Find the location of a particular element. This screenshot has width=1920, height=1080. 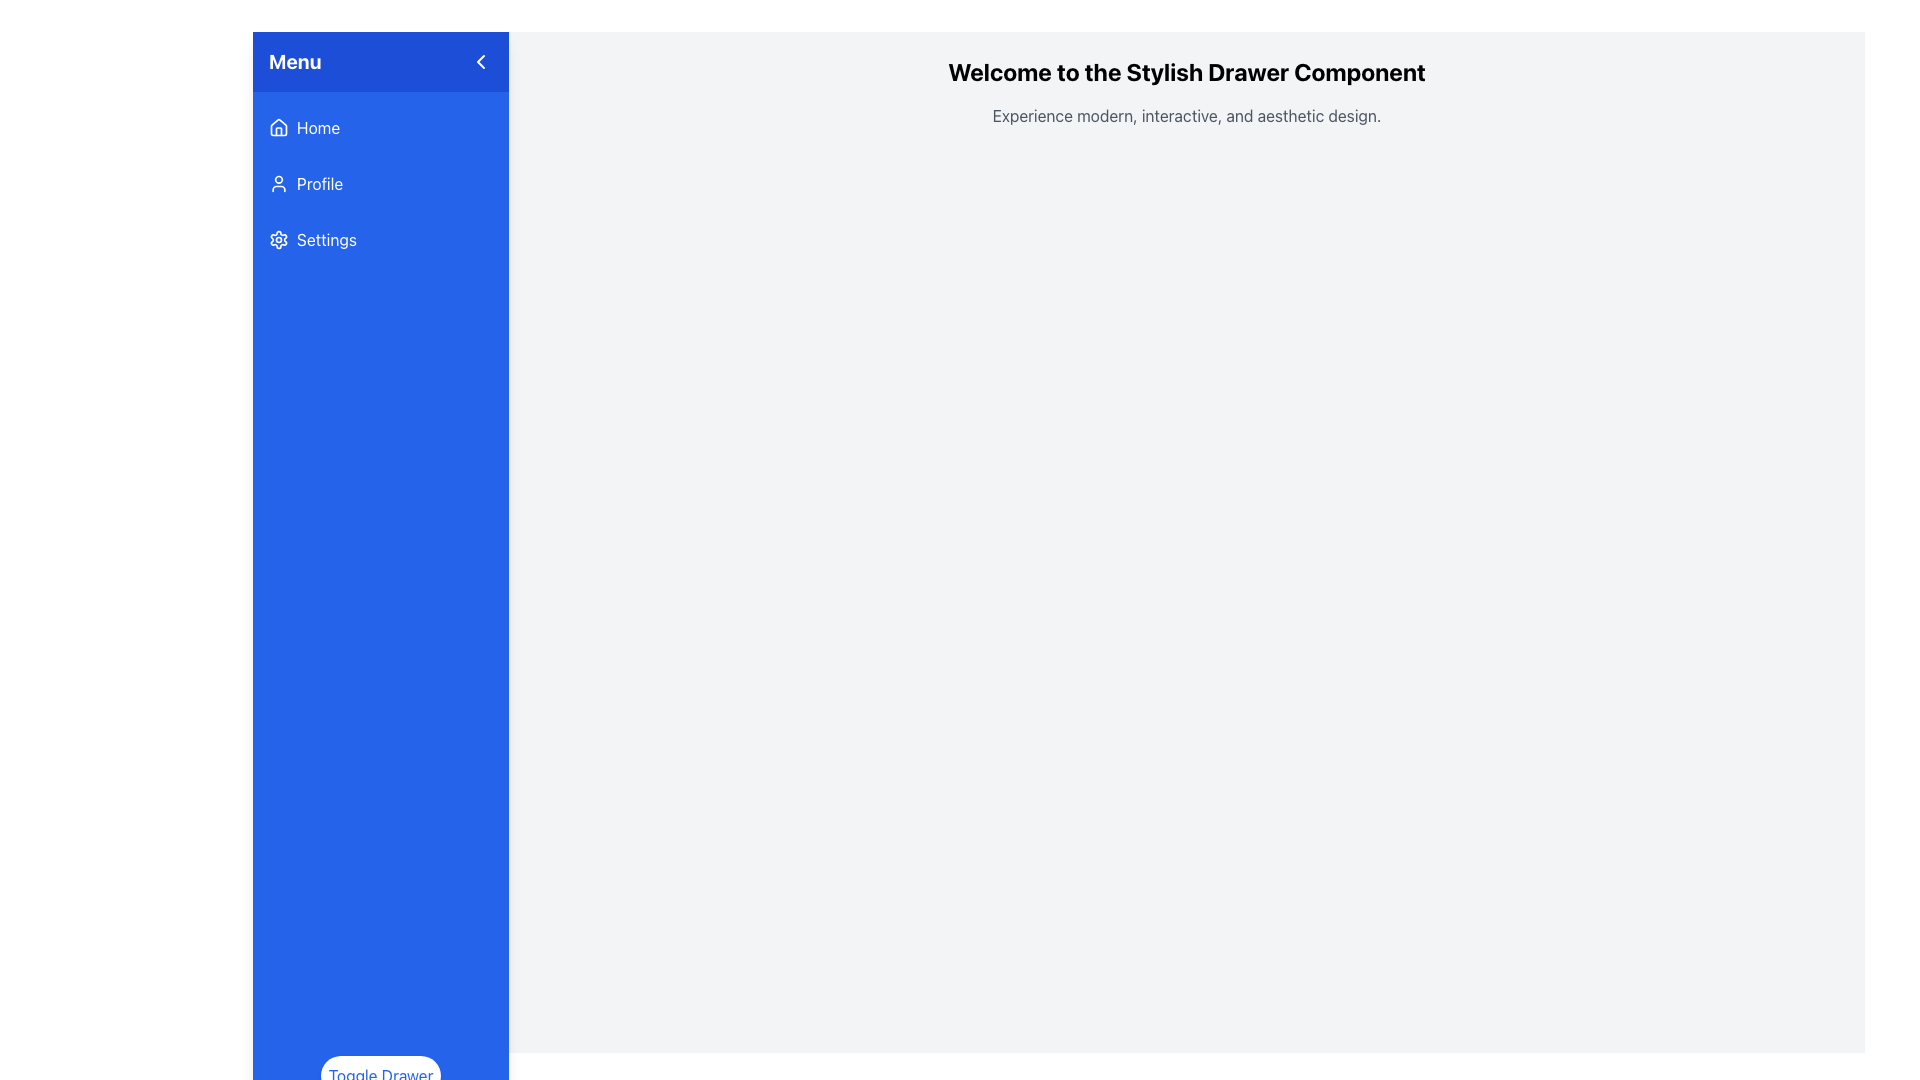

the Icon Button located on the far right side of the top header section, next to the 'Menu' text, which serves to collapse or close the sidebar menu is located at coordinates (480, 60).